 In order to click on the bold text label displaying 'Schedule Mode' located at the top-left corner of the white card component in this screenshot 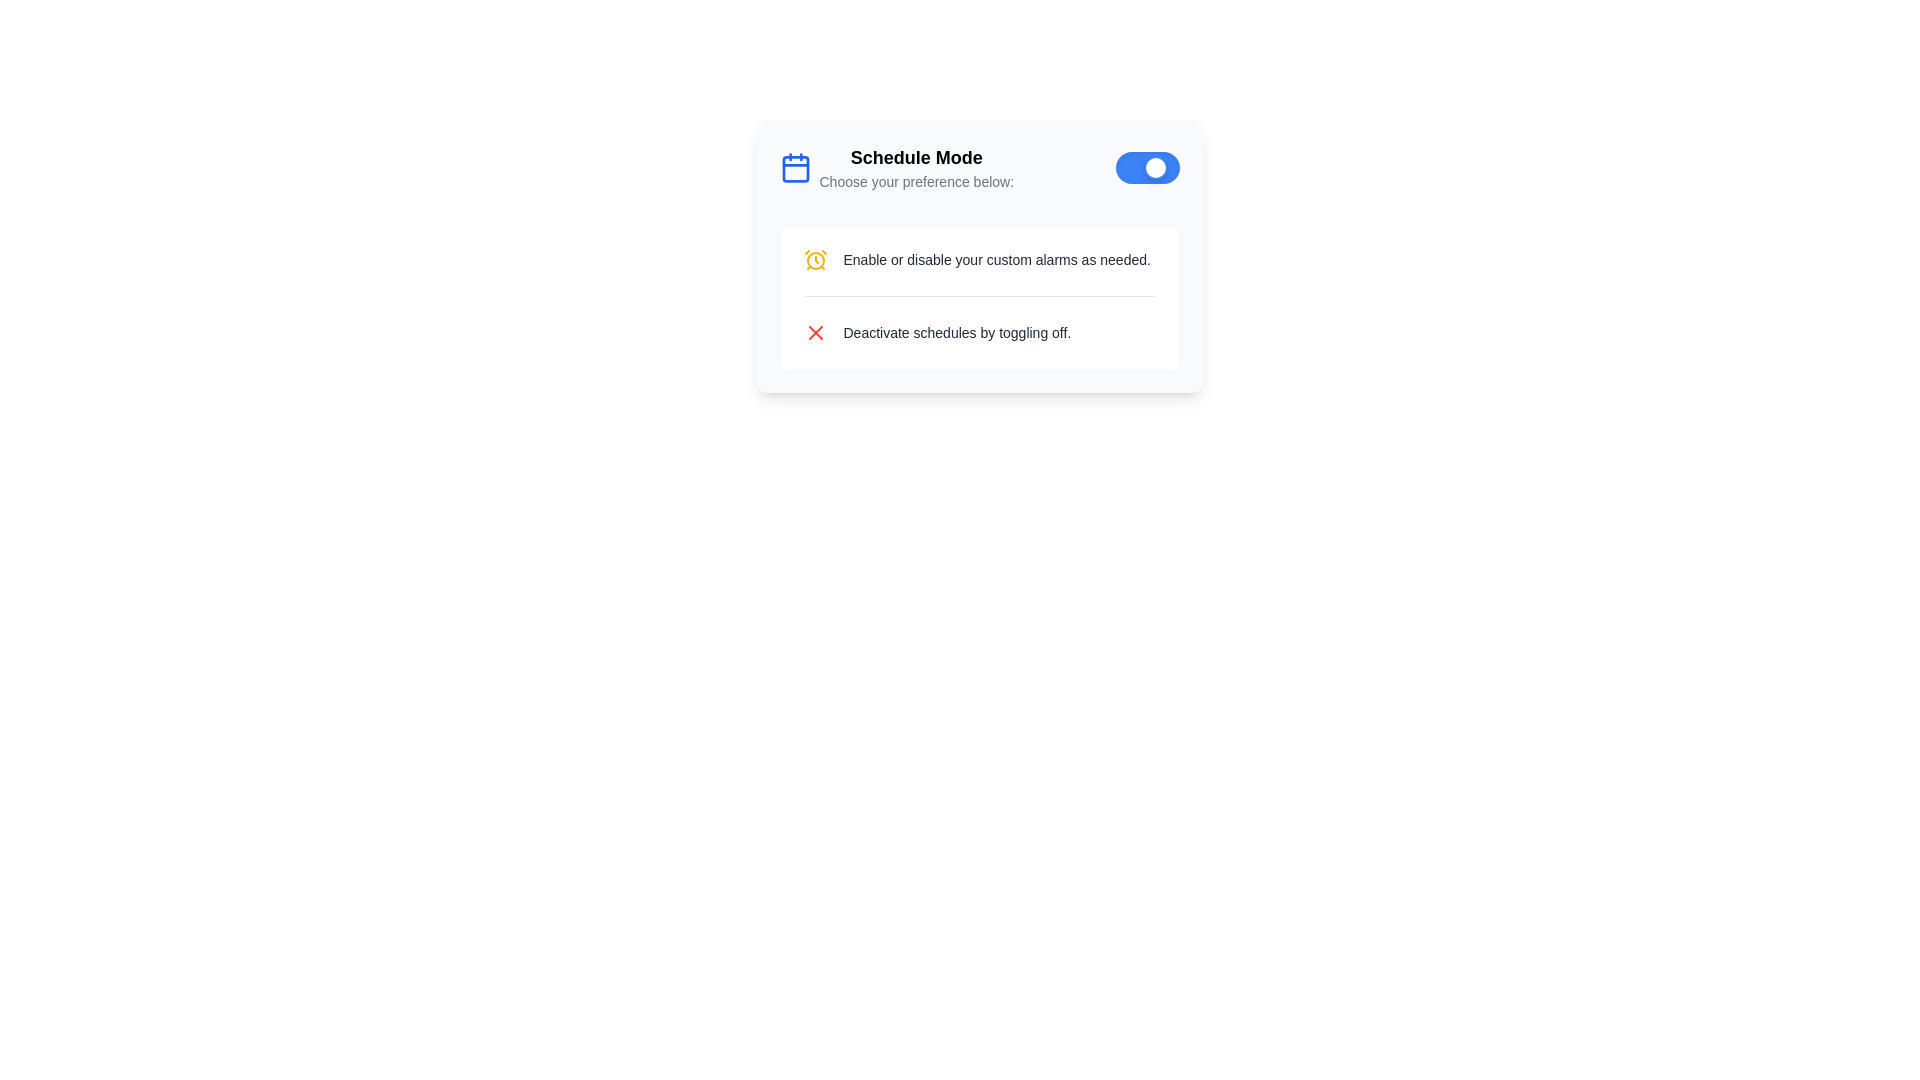, I will do `click(915, 157)`.